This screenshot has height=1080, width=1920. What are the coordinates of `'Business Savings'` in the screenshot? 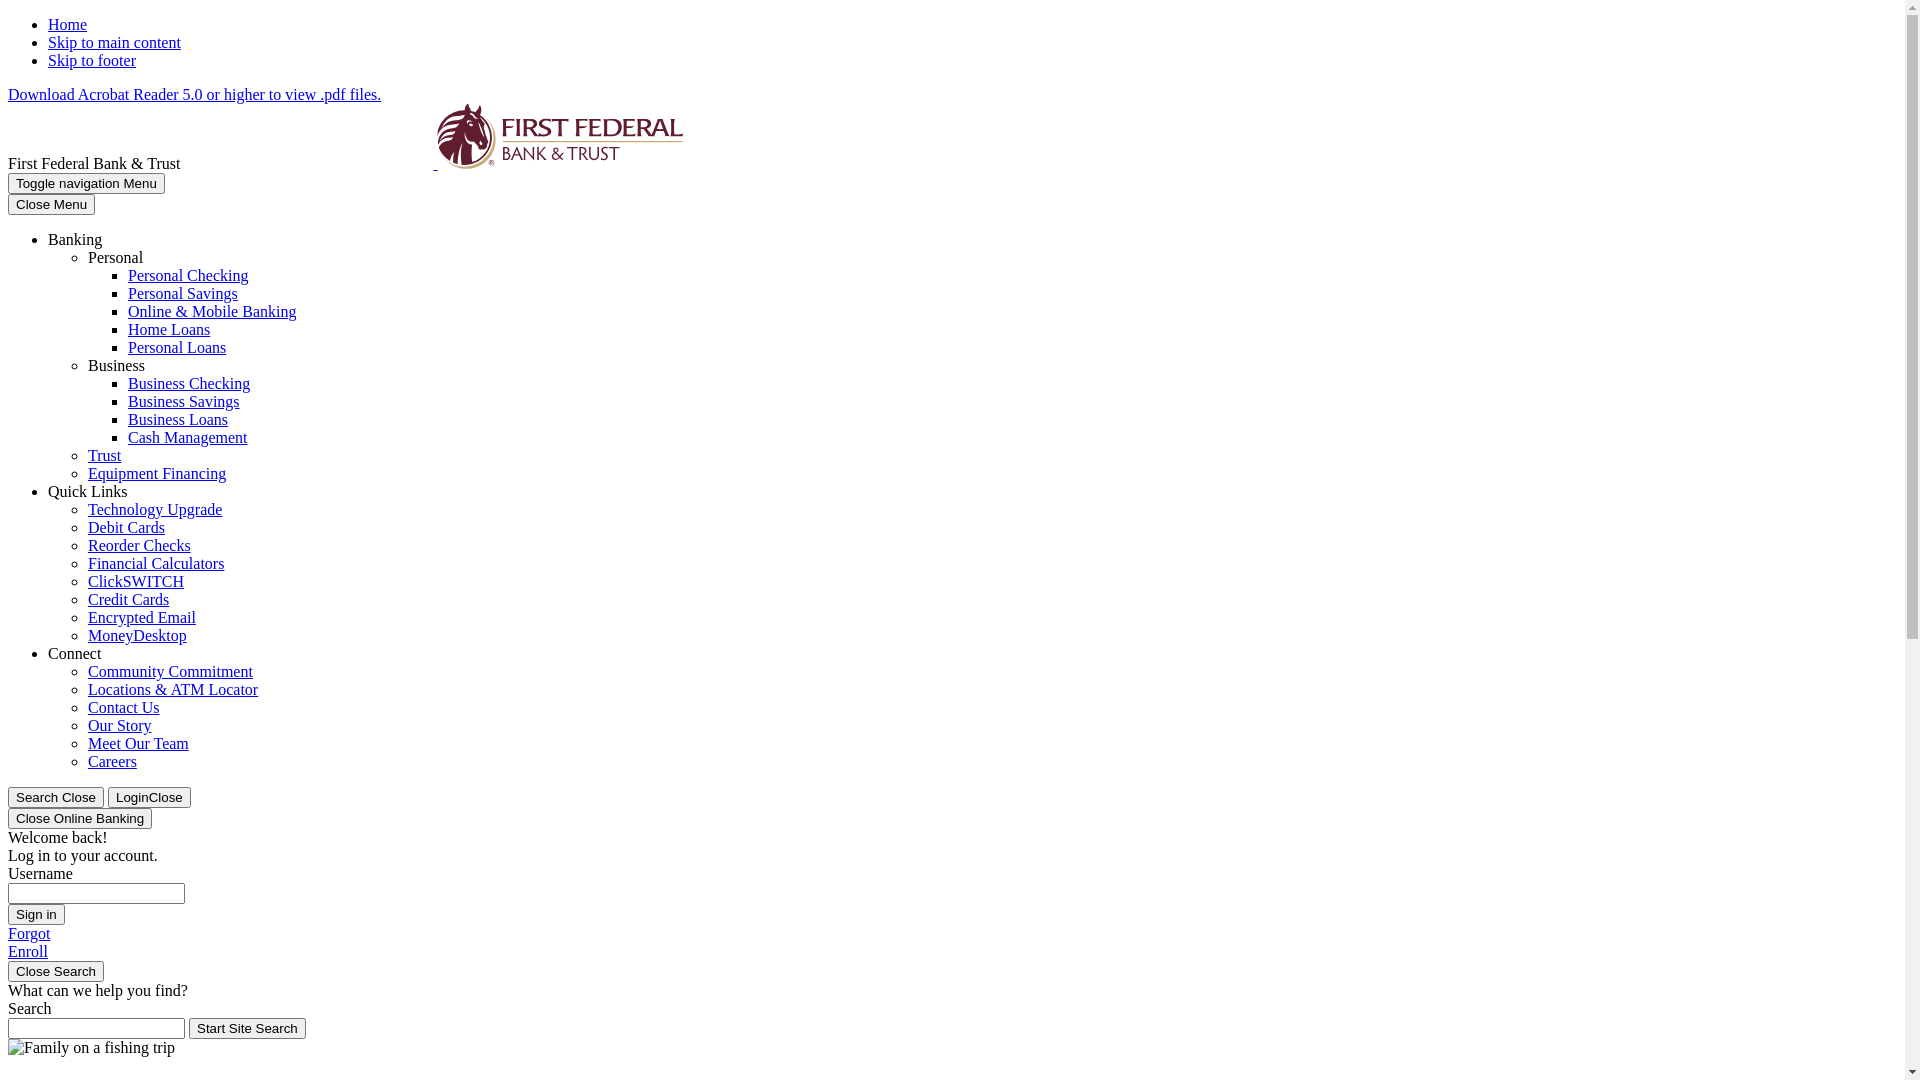 It's located at (127, 401).